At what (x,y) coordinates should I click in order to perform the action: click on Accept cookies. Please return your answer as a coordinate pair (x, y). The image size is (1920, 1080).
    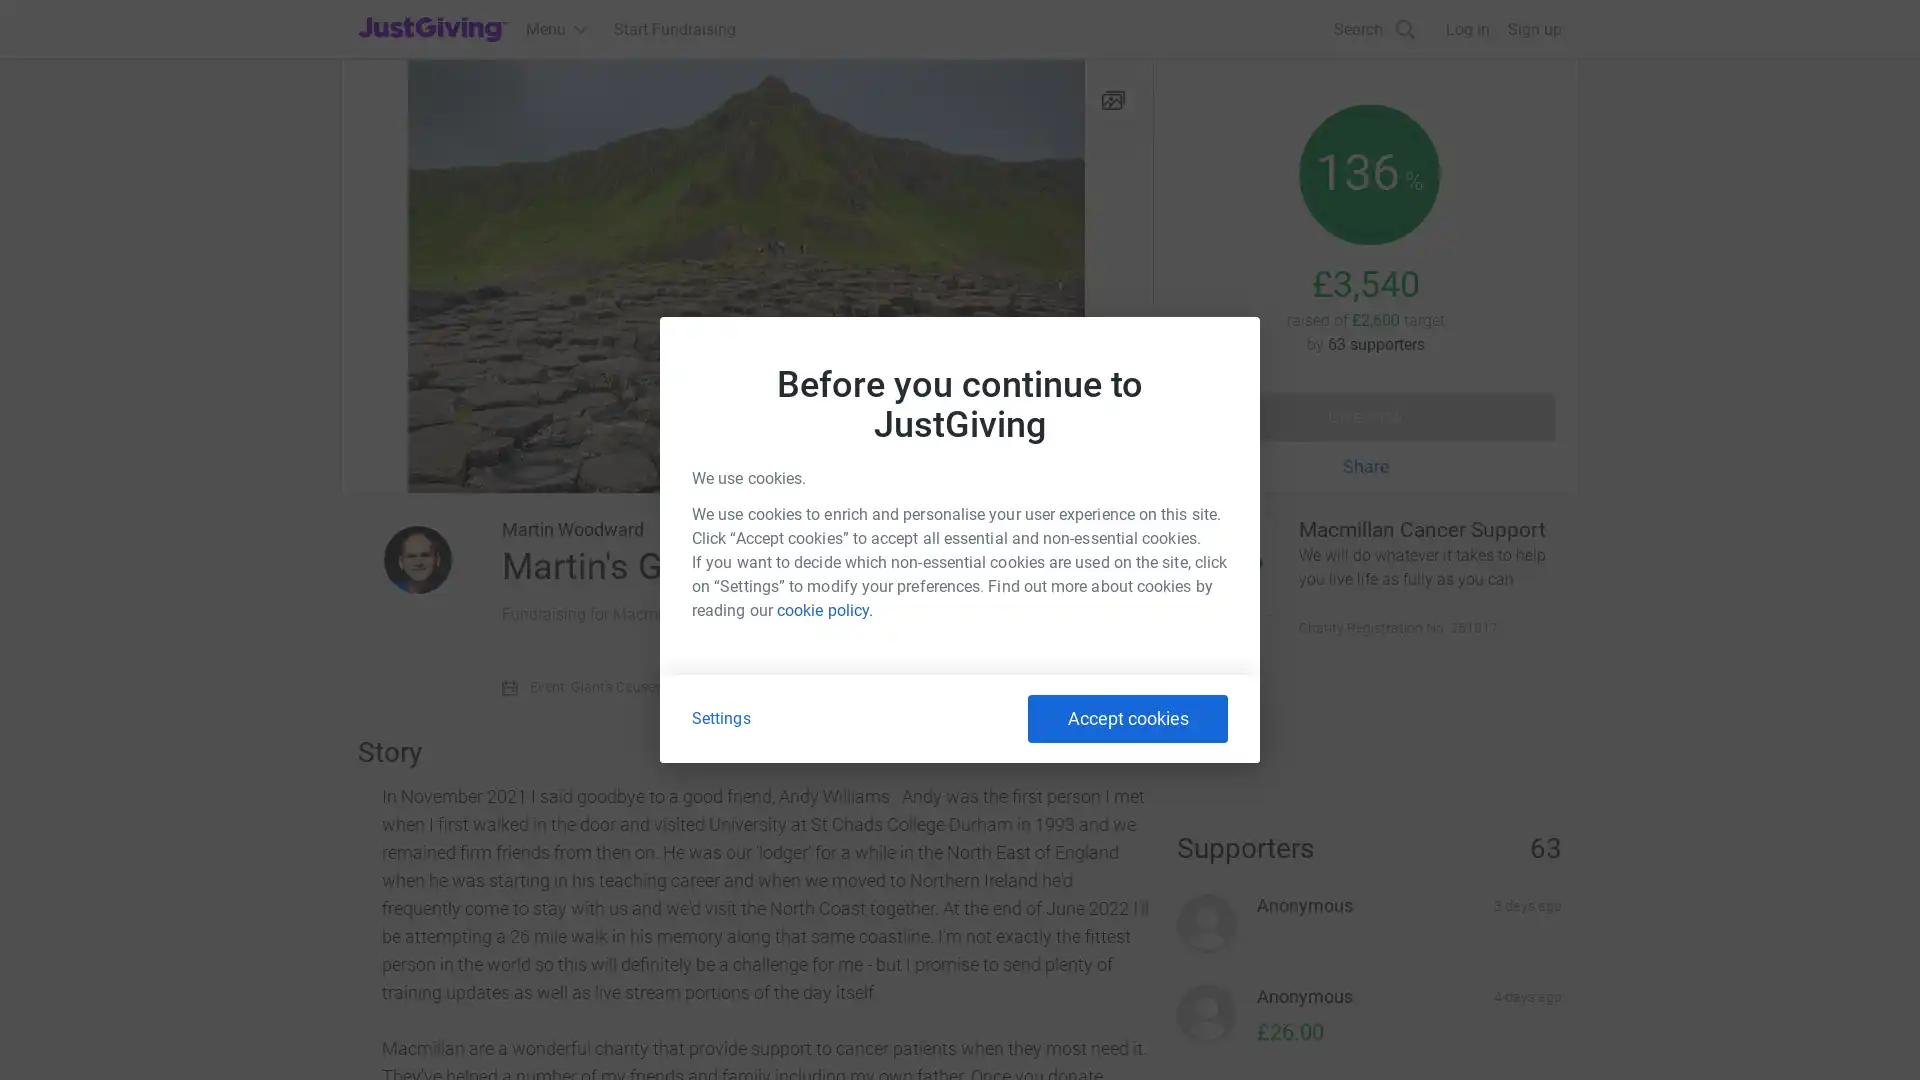
    Looking at the image, I should click on (1128, 717).